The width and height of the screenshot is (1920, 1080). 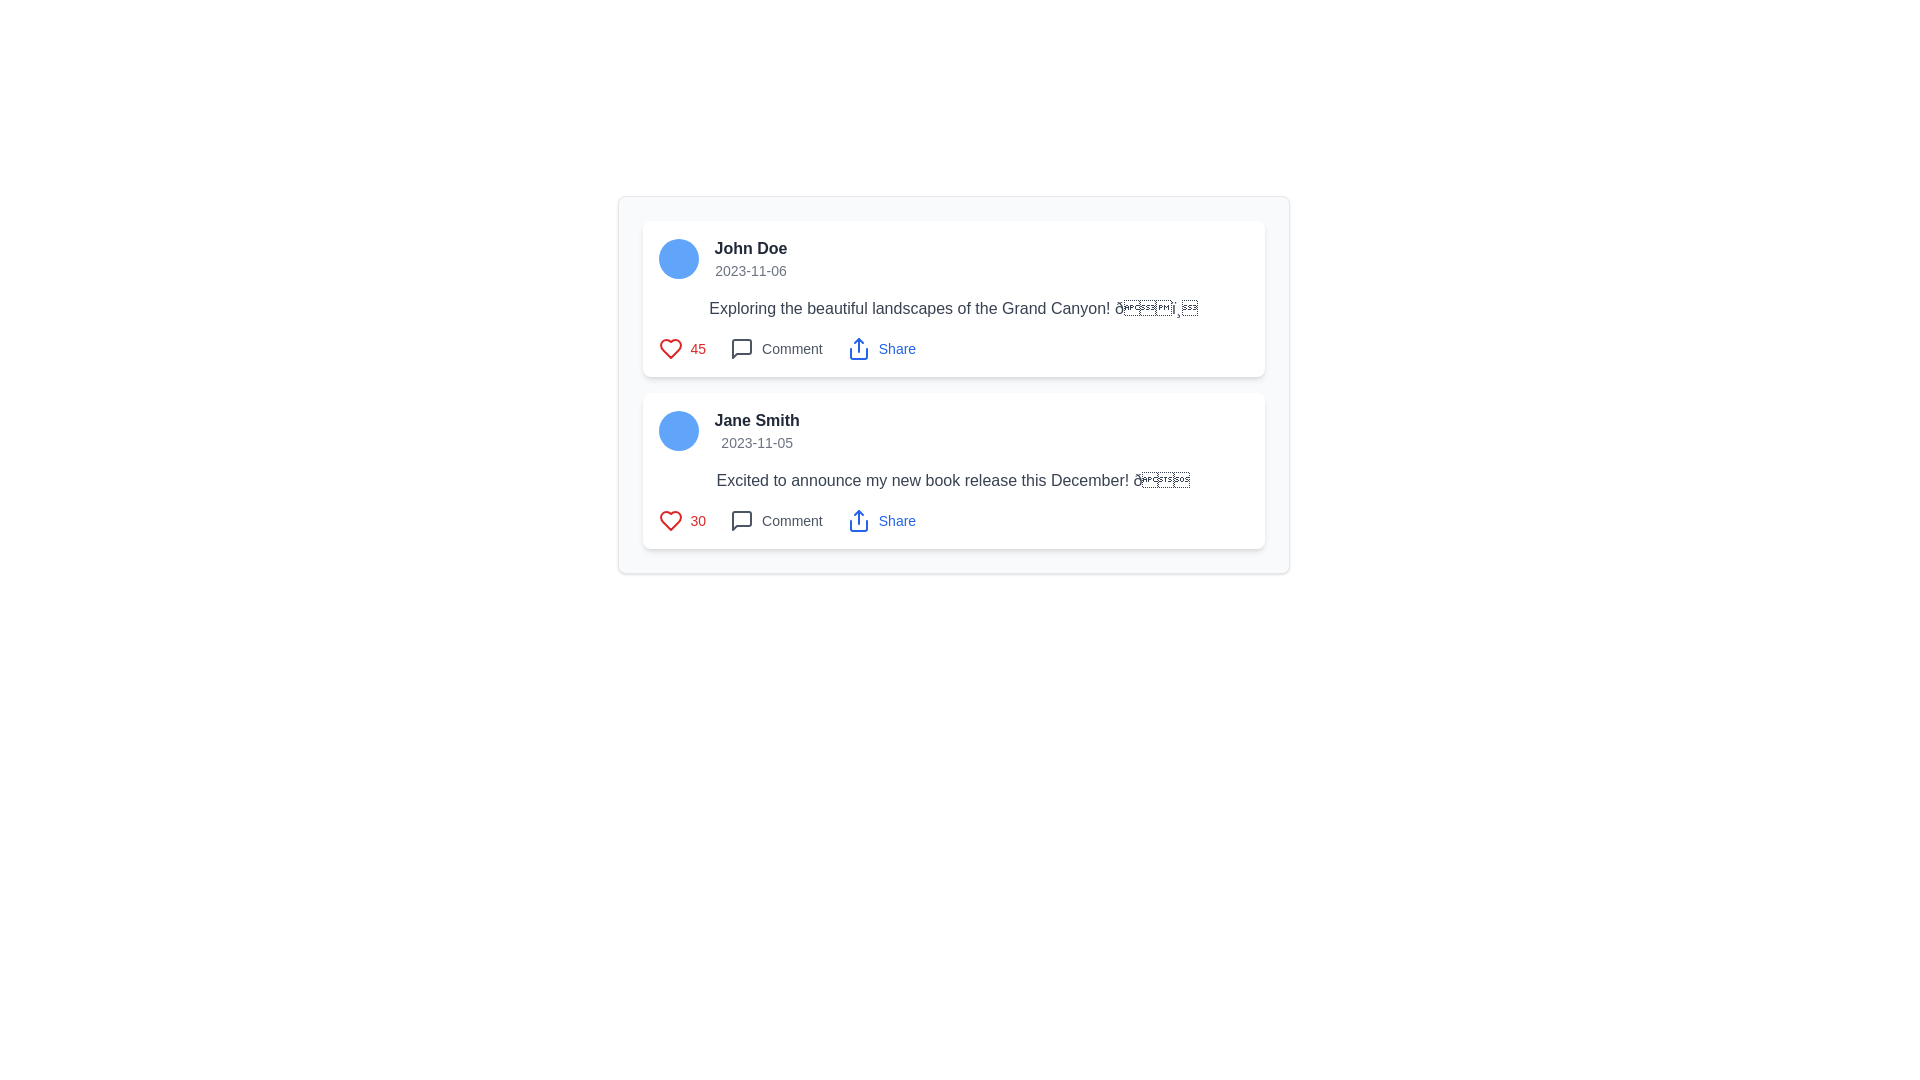 I want to click on the upward-pointing blue arrow button in the 'Share' section of Jane Smith's post, so click(x=858, y=519).